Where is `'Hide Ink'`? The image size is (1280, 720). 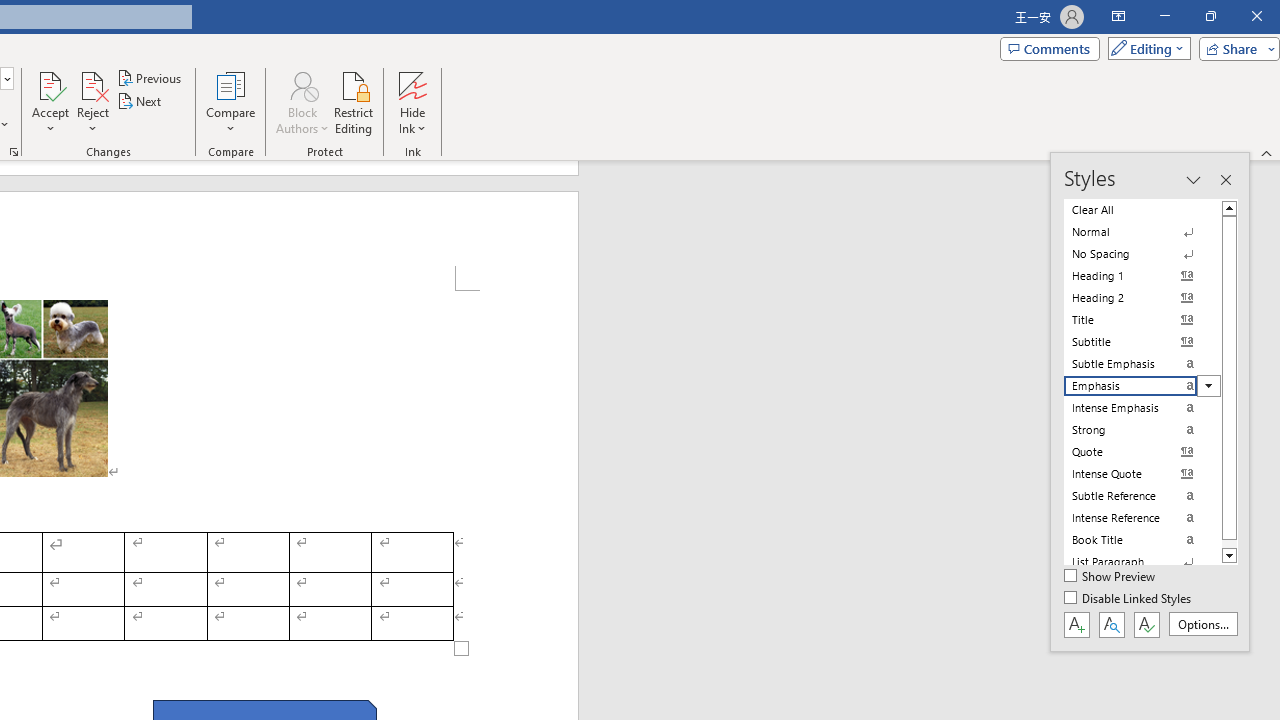
'Hide Ink' is located at coordinates (411, 84).